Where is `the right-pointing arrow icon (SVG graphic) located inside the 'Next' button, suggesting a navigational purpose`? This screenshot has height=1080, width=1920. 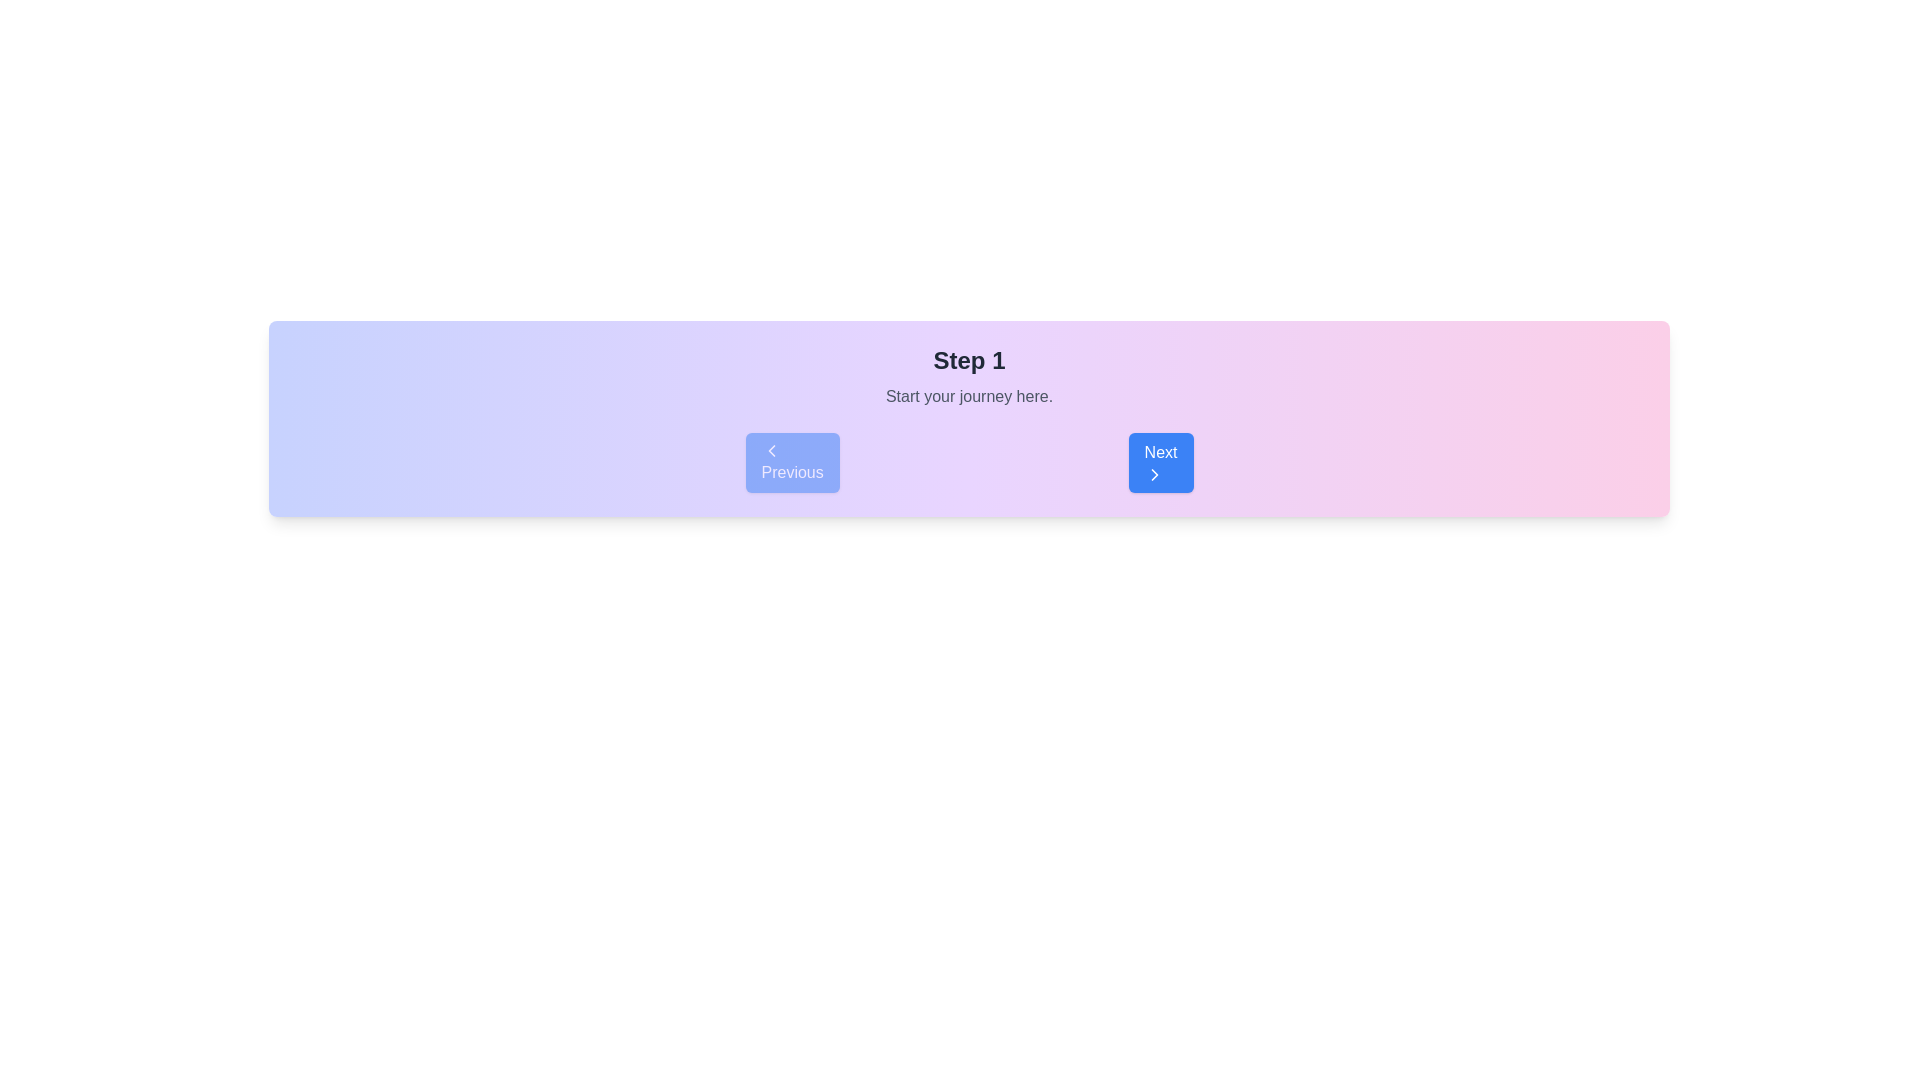 the right-pointing arrow icon (SVG graphic) located inside the 'Next' button, suggesting a navigational purpose is located at coordinates (1154, 474).